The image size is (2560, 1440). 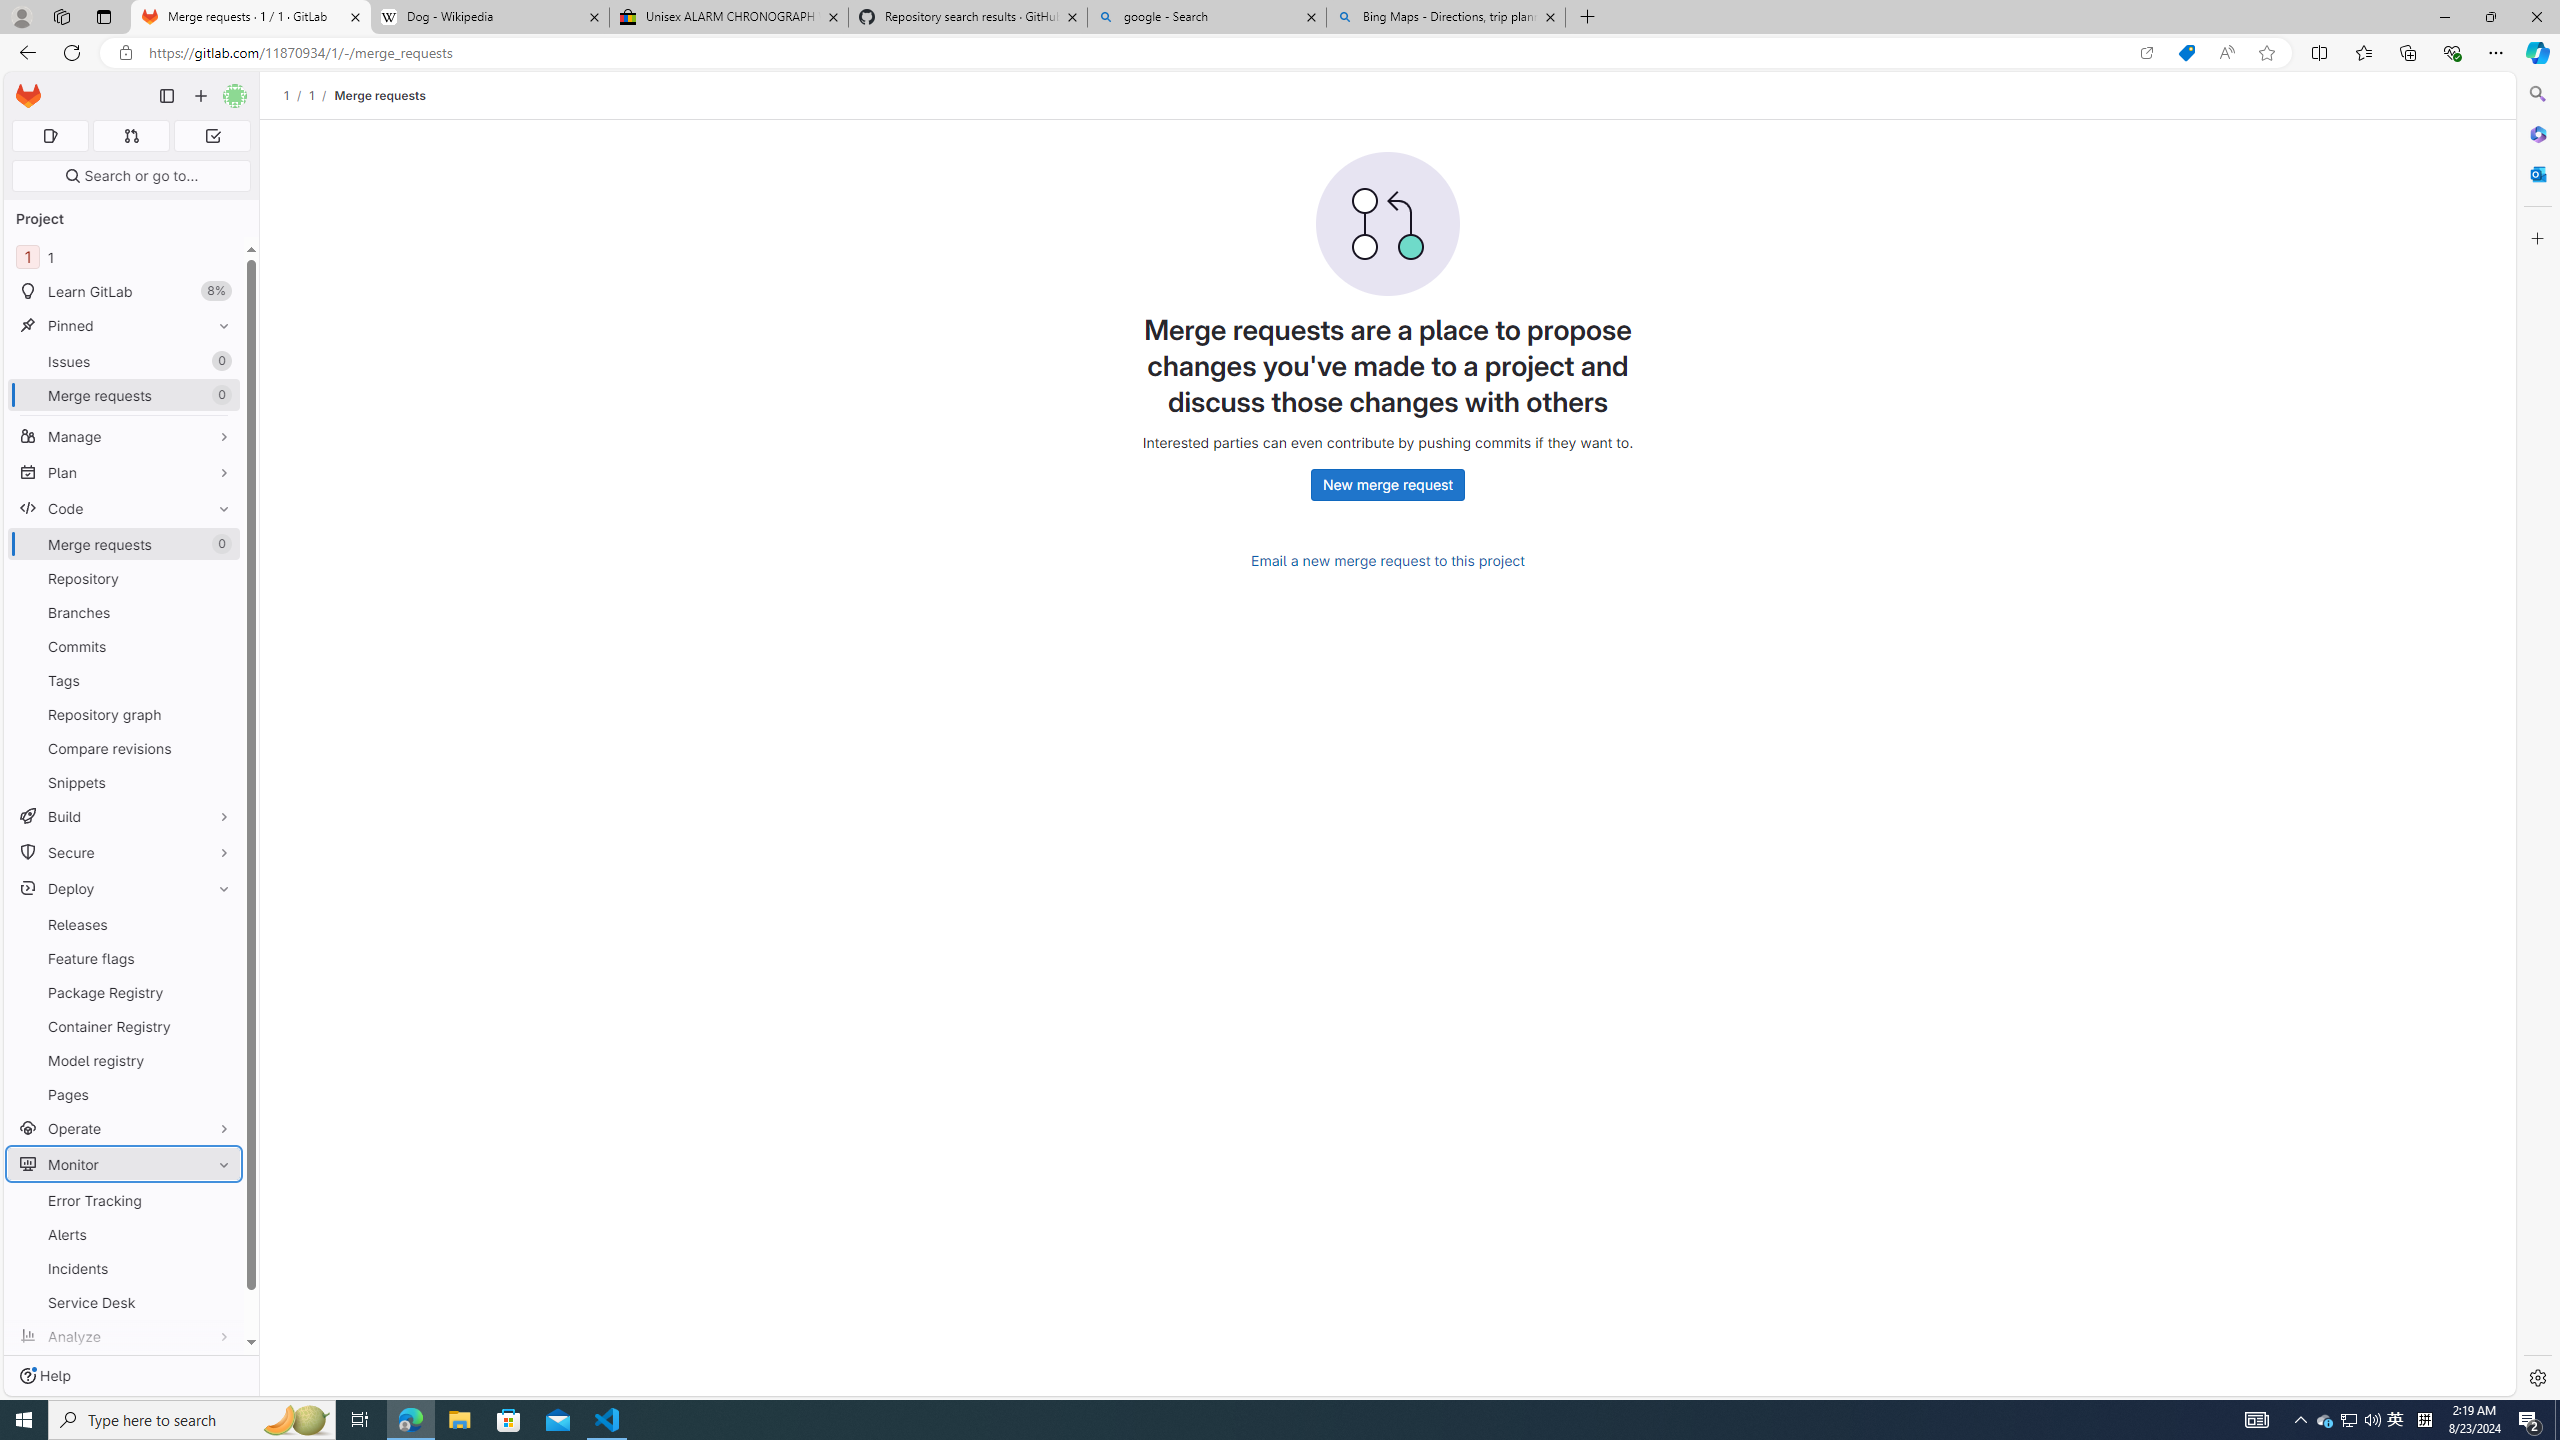 What do you see at coordinates (123, 1026) in the screenshot?
I see `'Container Registry'` at bounding box center [123, 1026].